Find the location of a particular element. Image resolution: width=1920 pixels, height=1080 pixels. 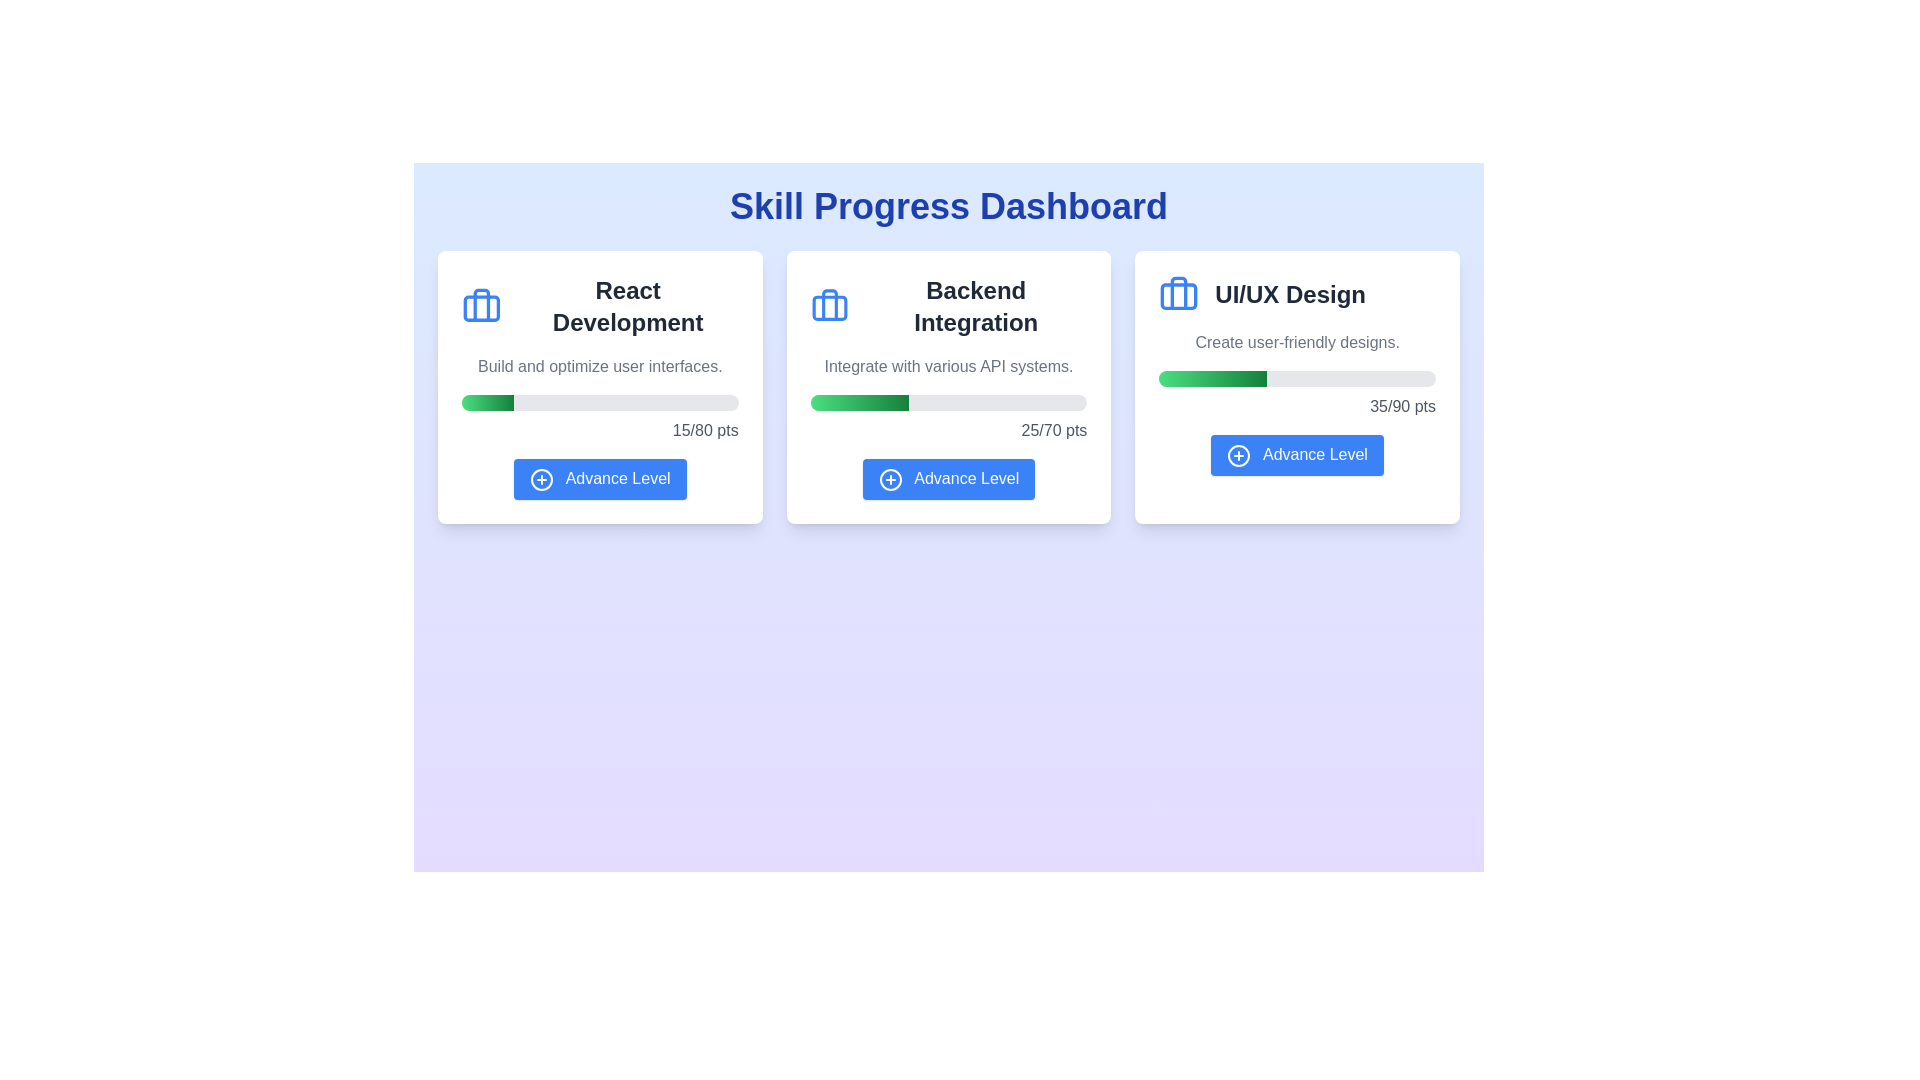

the Heading Text element located in the leftmost card of the three-card layout, which is positioned next to a briefcase icon is located at coordinates (627, 307).